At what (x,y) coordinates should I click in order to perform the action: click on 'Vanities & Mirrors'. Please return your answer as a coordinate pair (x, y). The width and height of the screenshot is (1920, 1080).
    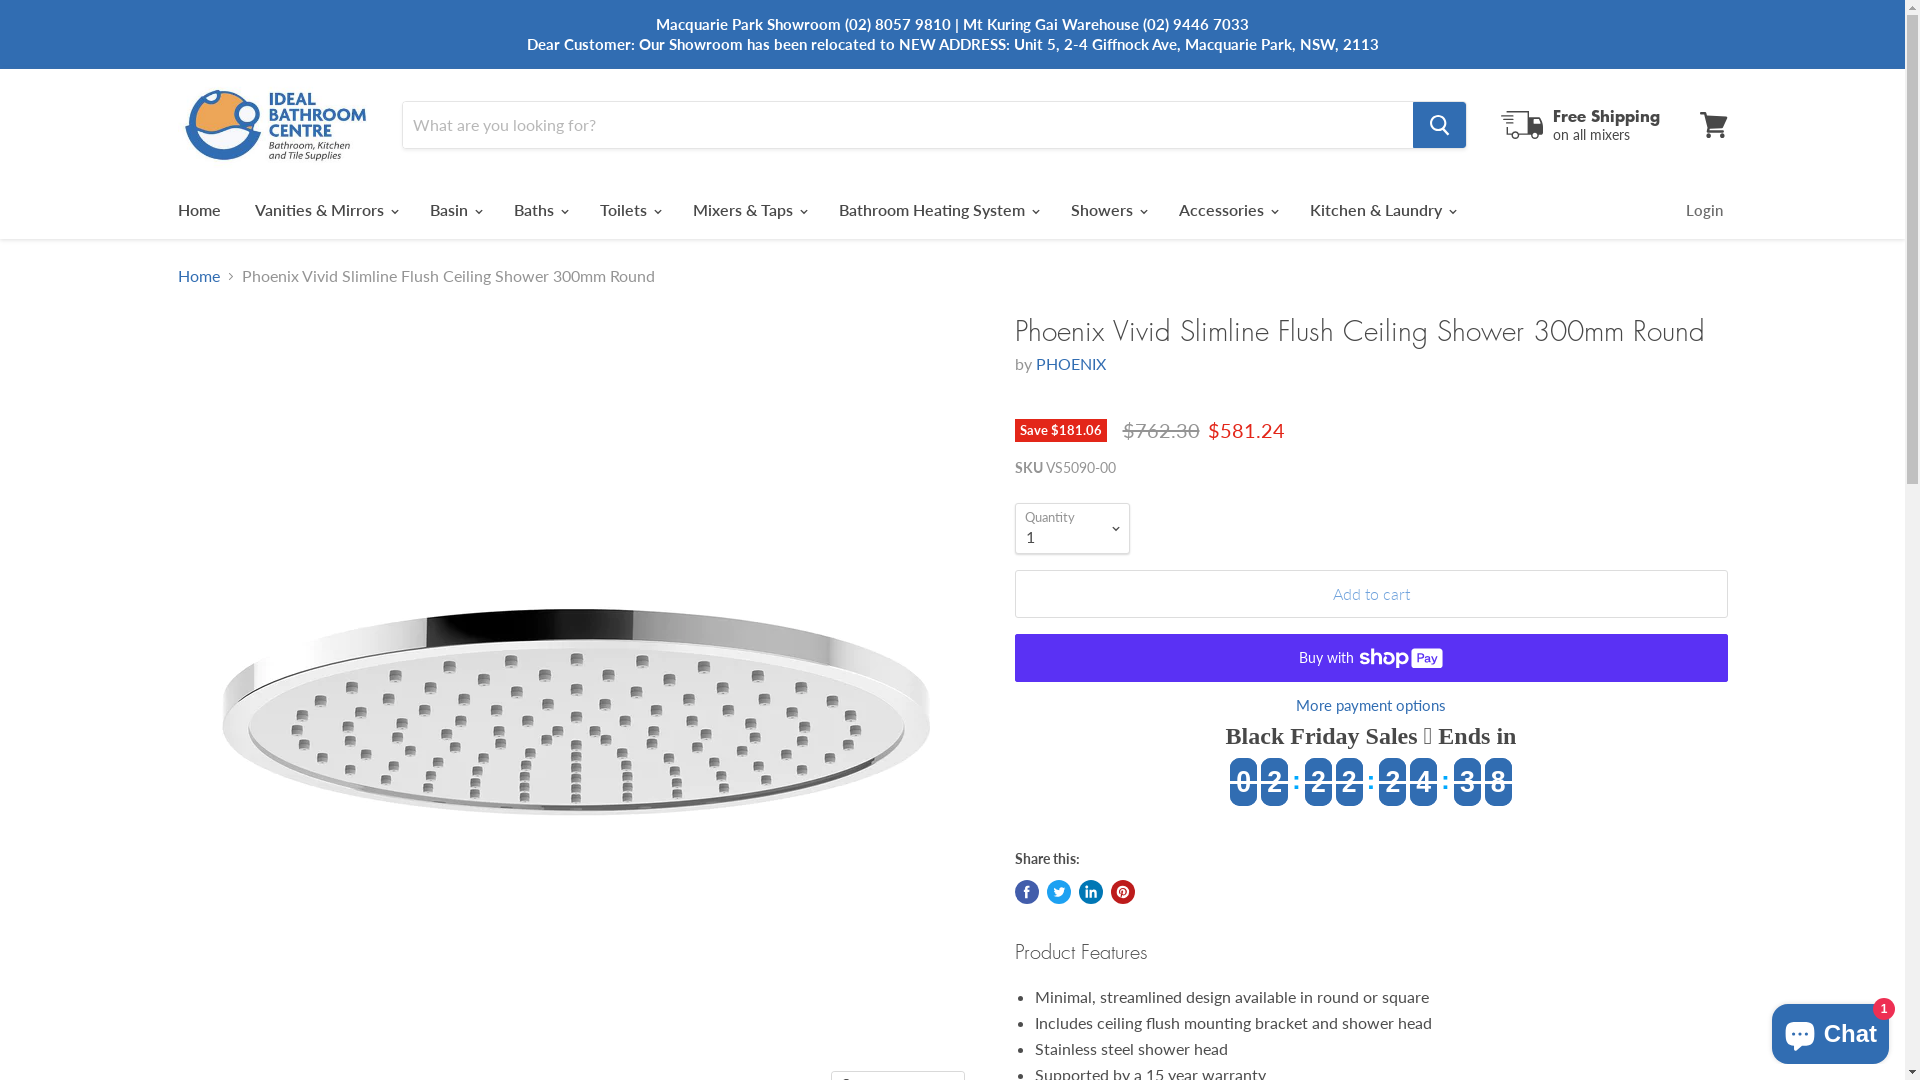
    Looking at the image, I should click on (325, 209).